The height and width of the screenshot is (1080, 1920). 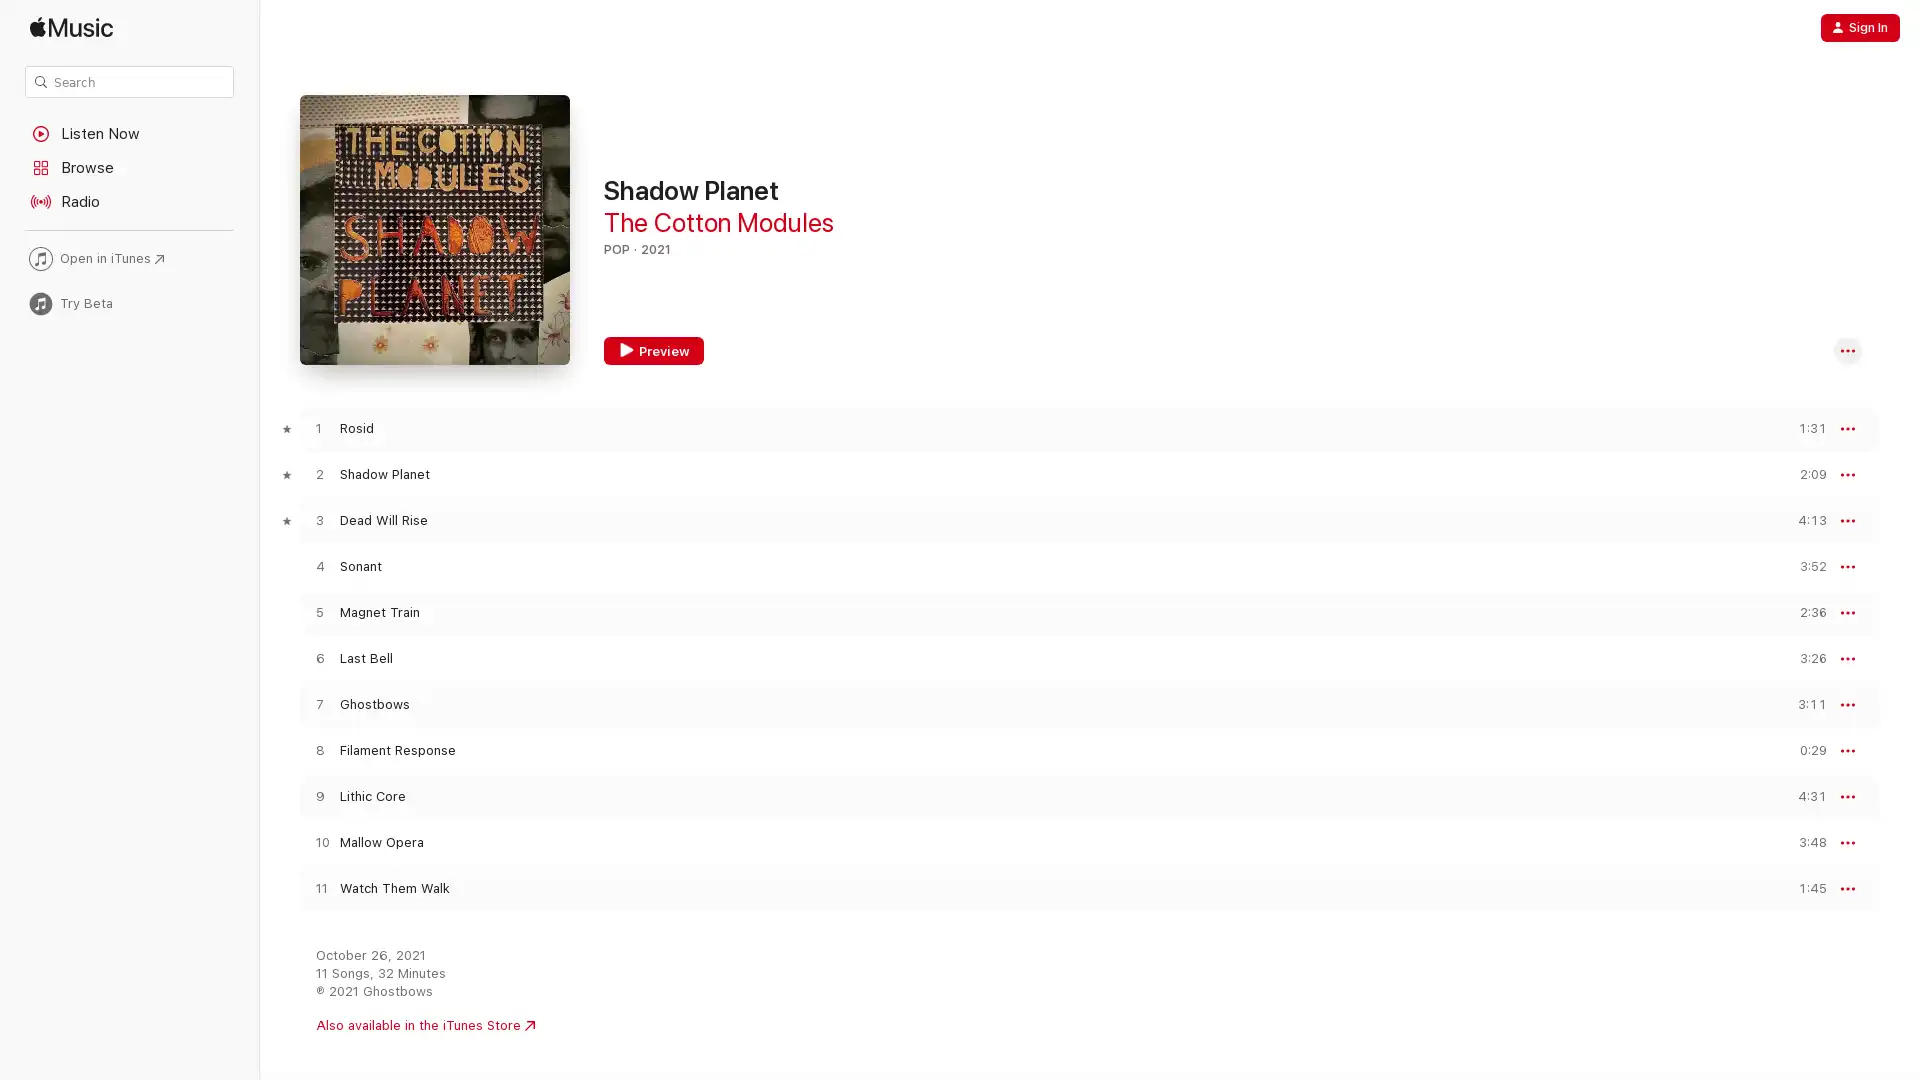 What do you see at coordinates (1847, 519) in the screenshot?
I see `More` at bounding box center [1847, 519].